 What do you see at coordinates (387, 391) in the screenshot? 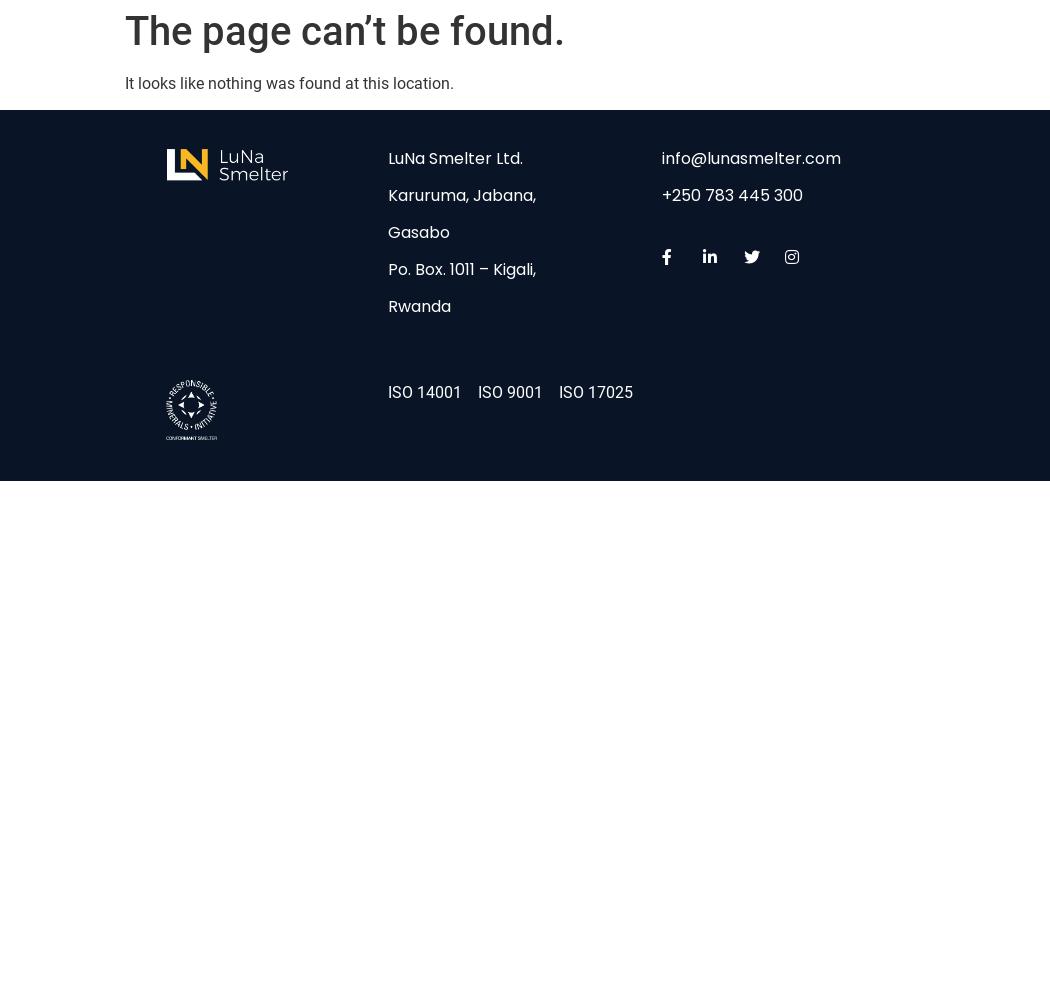
I see `'ISO 14001'` at bounding box center [387, 391].